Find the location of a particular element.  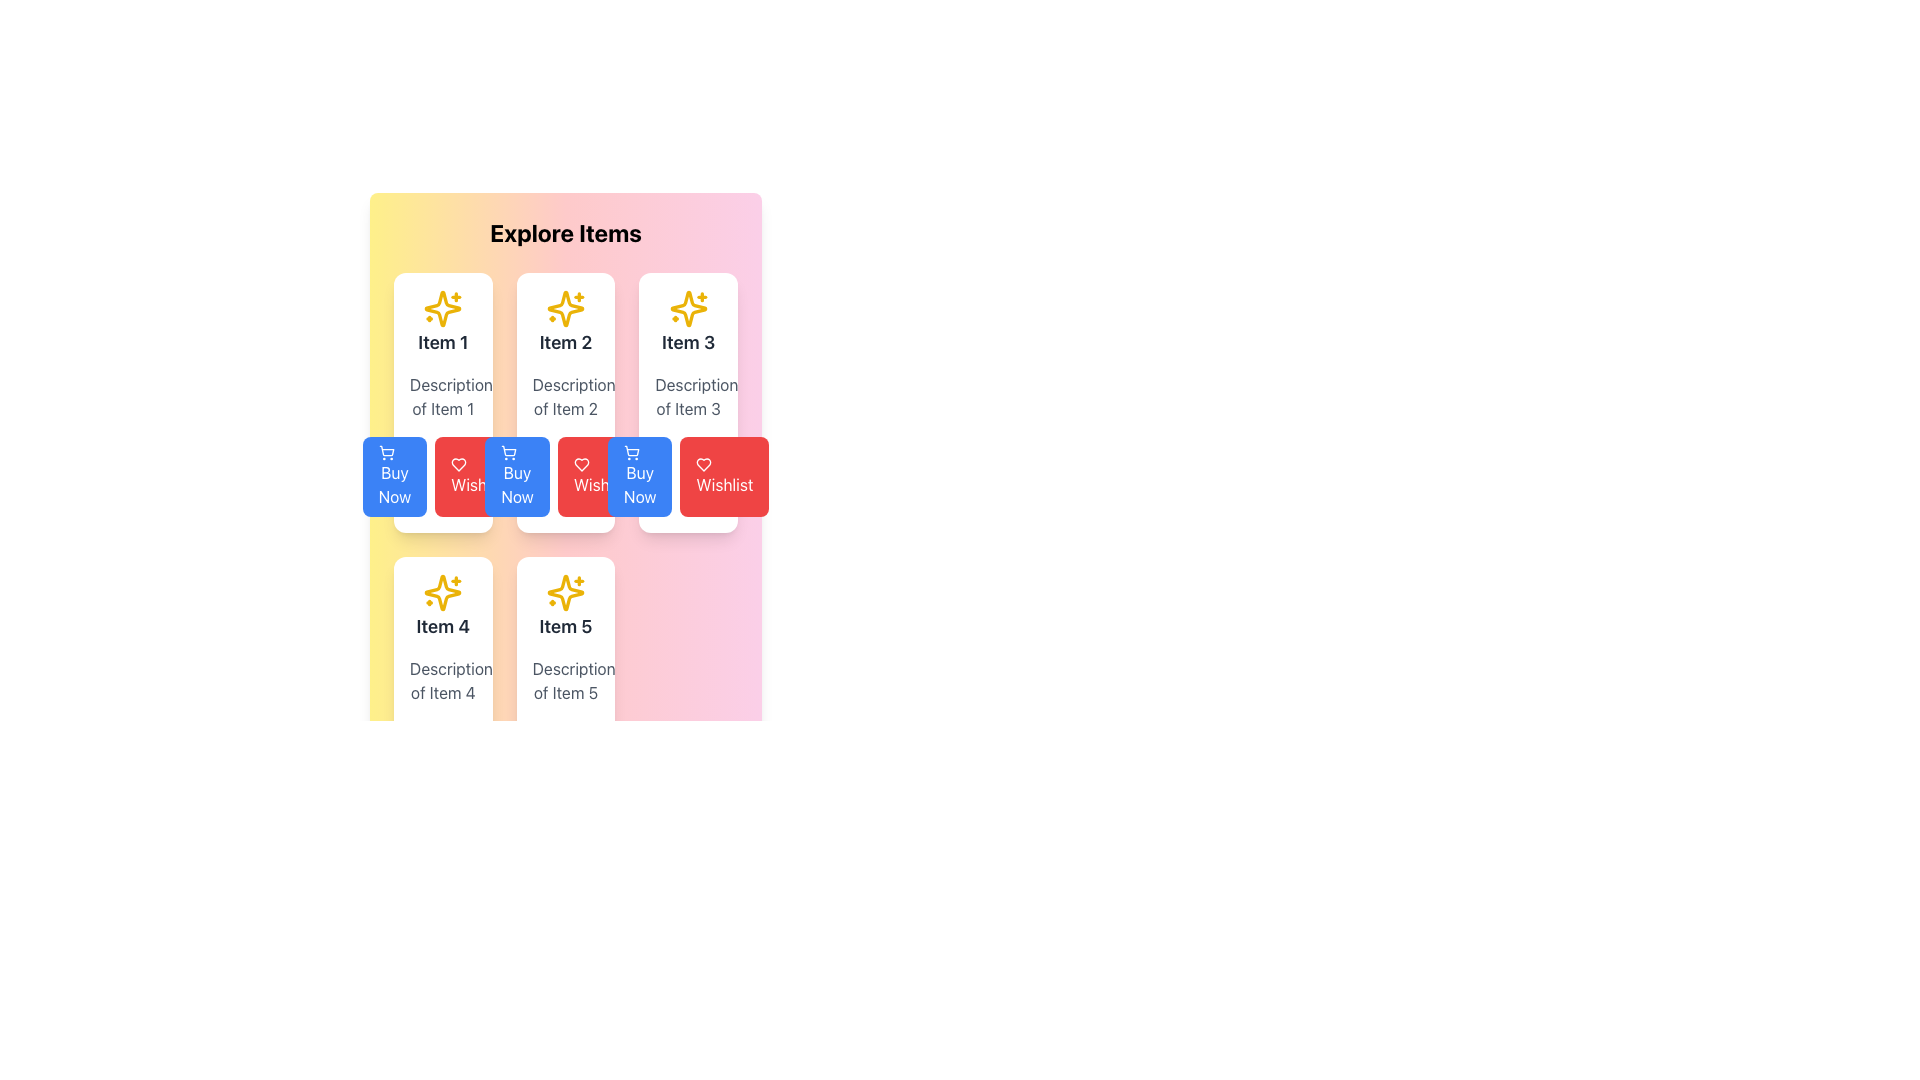

the text label reading 'Description of Item 1' is located at coordinates (442, 397).